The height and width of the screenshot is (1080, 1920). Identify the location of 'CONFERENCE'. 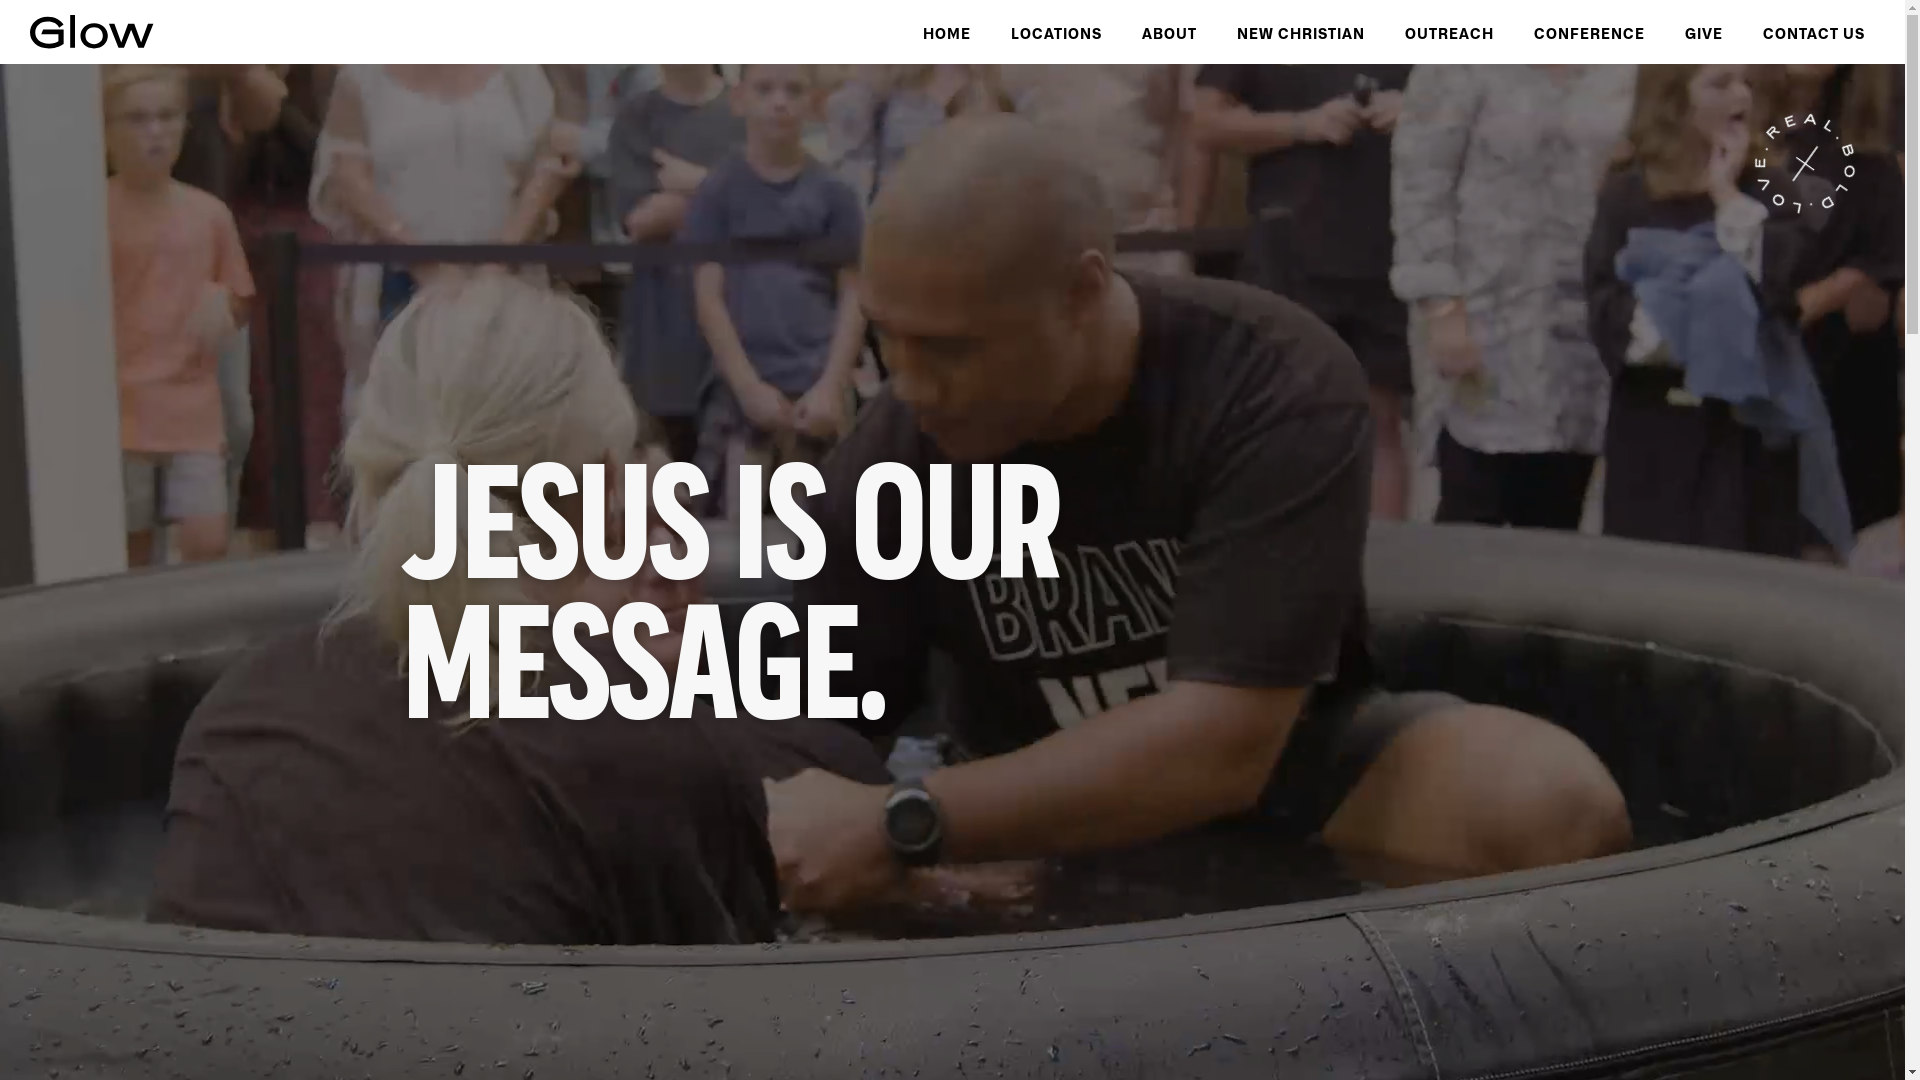
(1588, 31).